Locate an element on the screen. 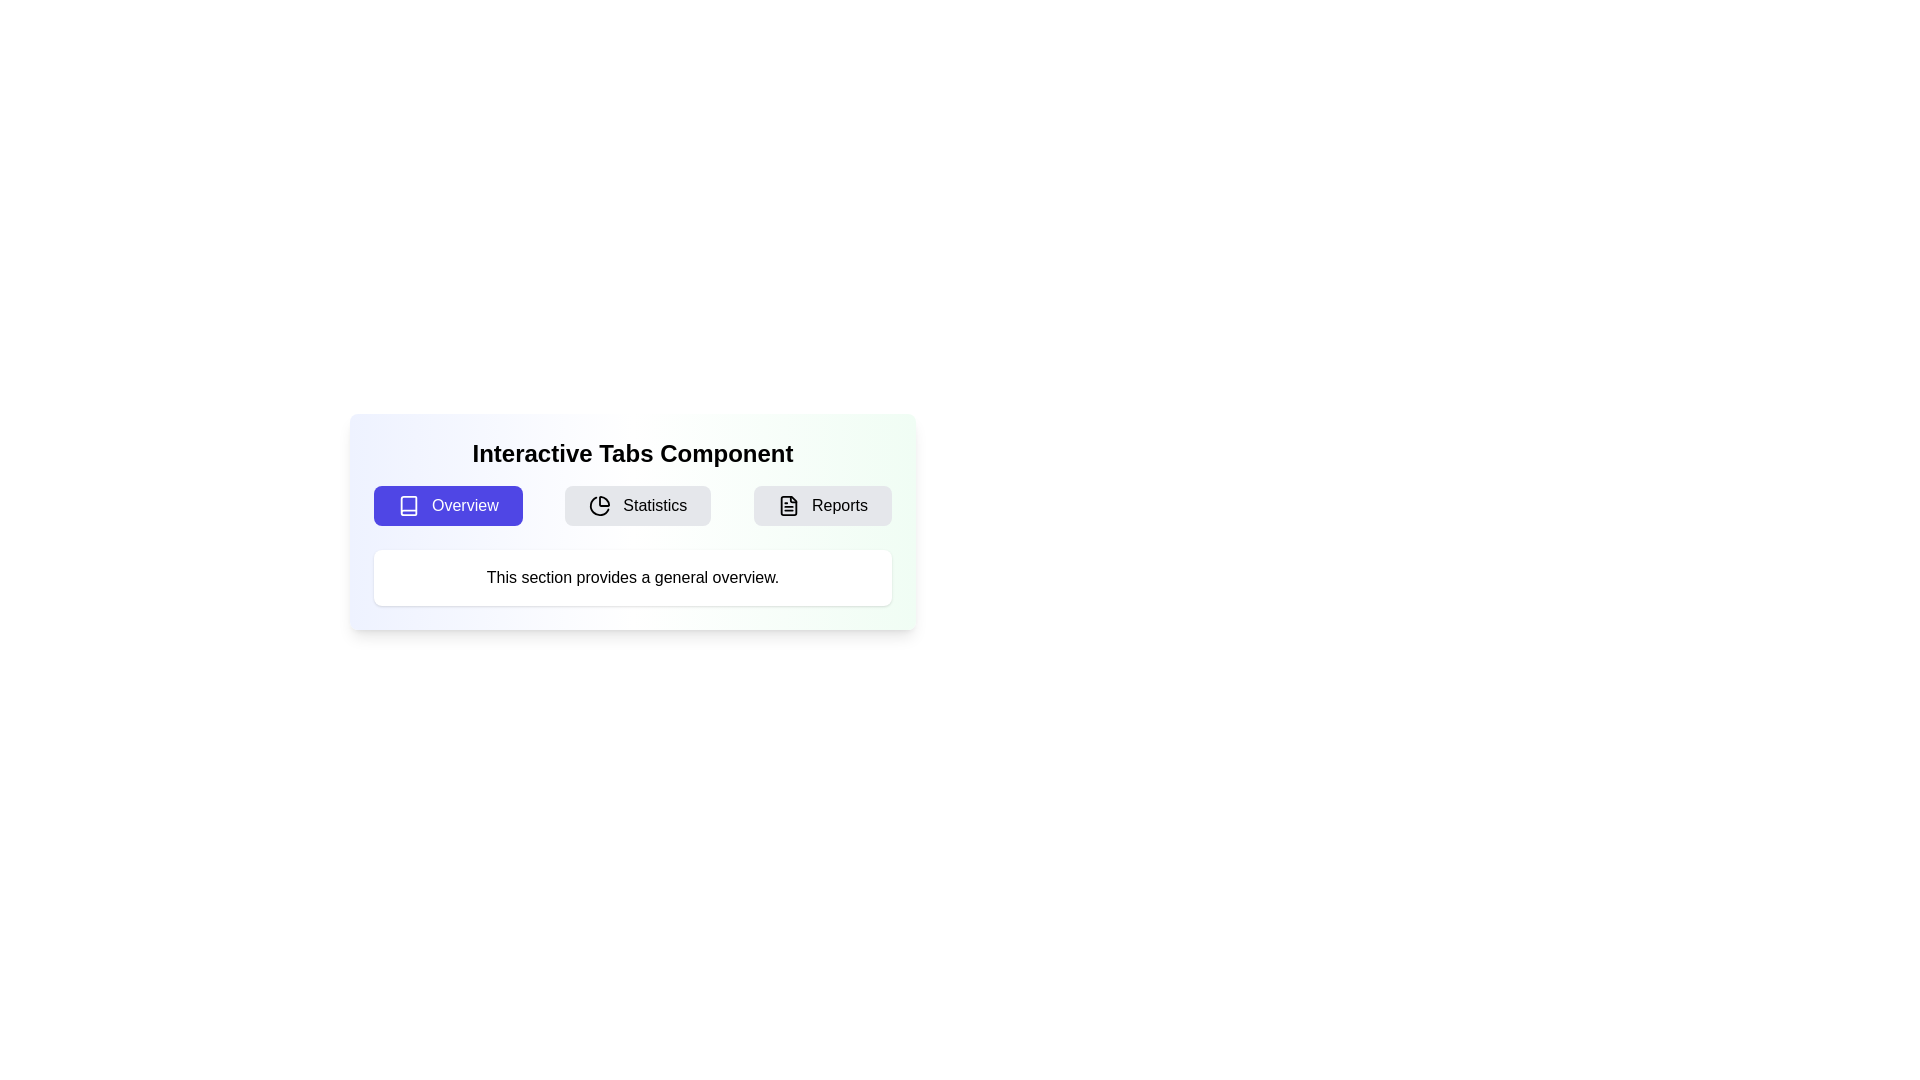 The image size is (1920, 1080). the second sliced segment of the pie chart icon within the 'Statistics' tab is located at coordinates (599, 505).